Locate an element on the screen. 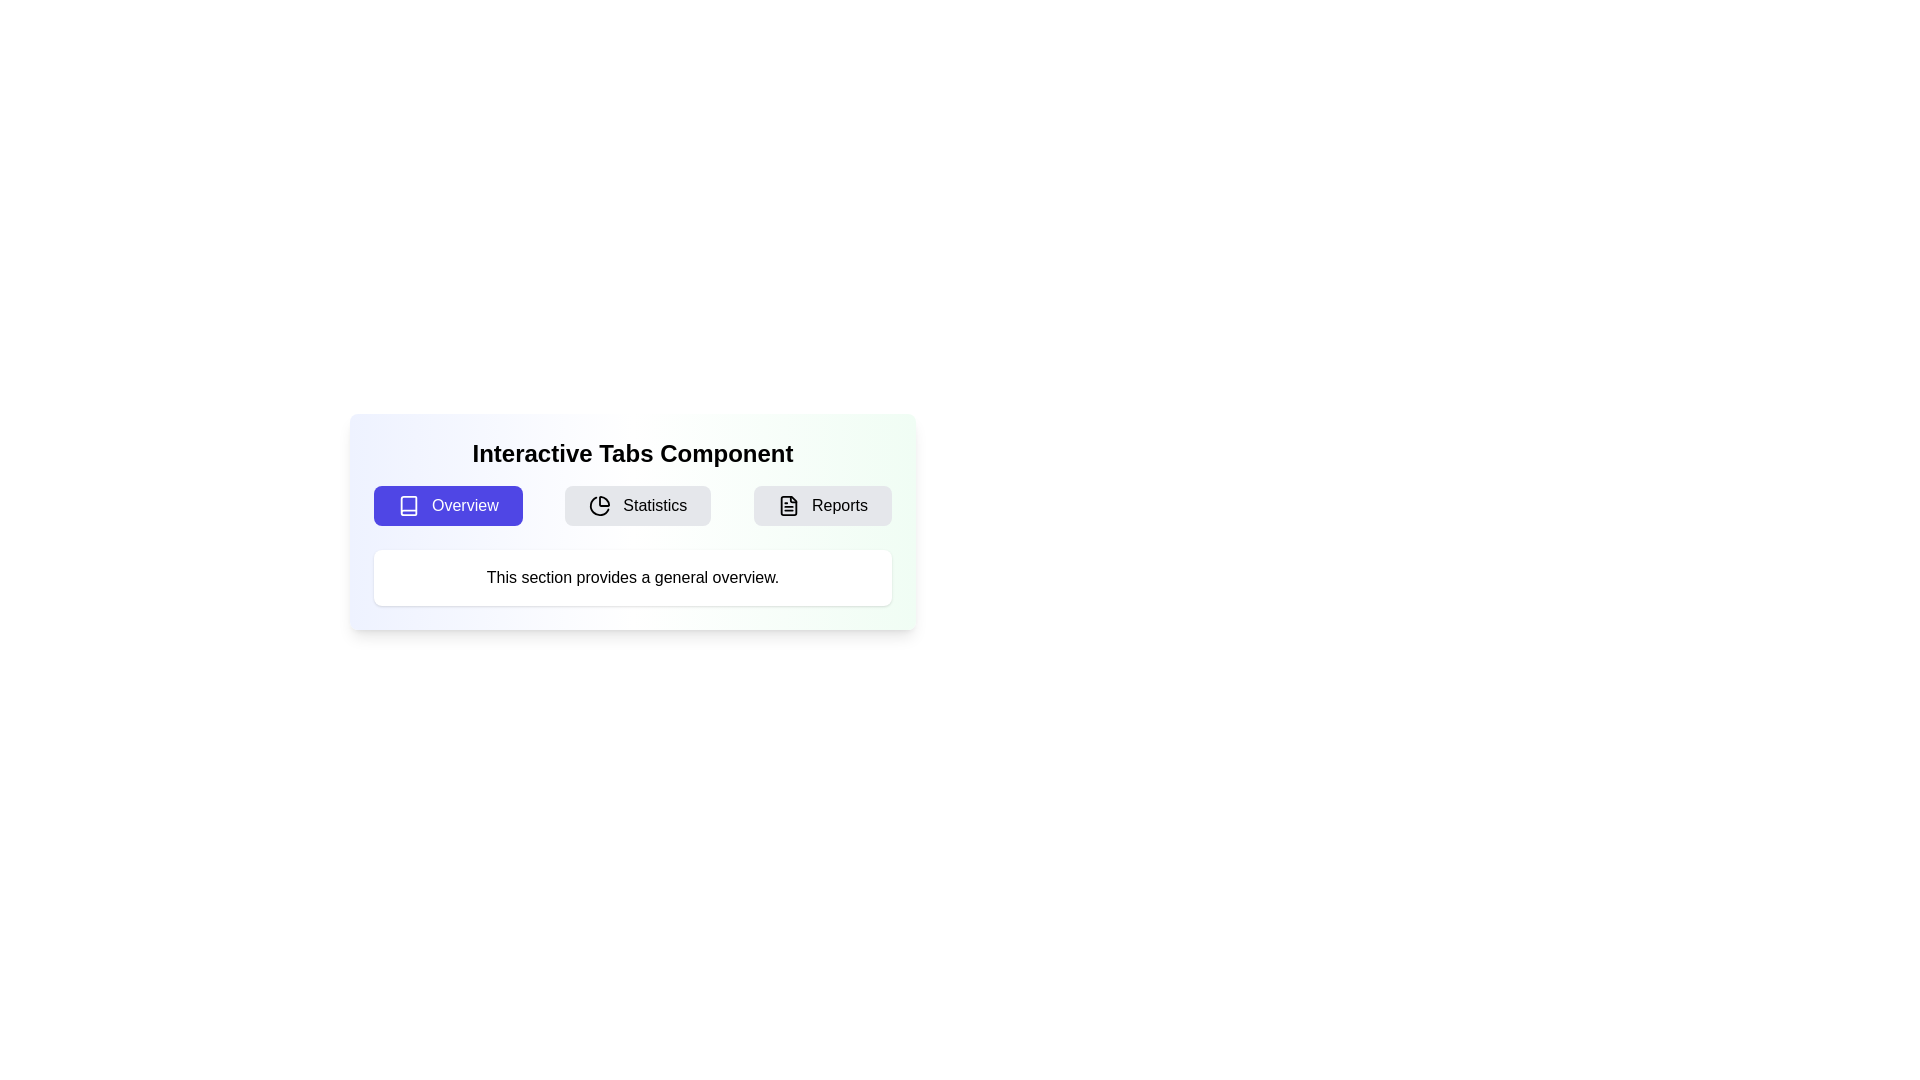 The image size is (1920, 1080). the second sliced segment of the pie chart icon within the 'Statistics' tab is located at coordinates (599, 505).